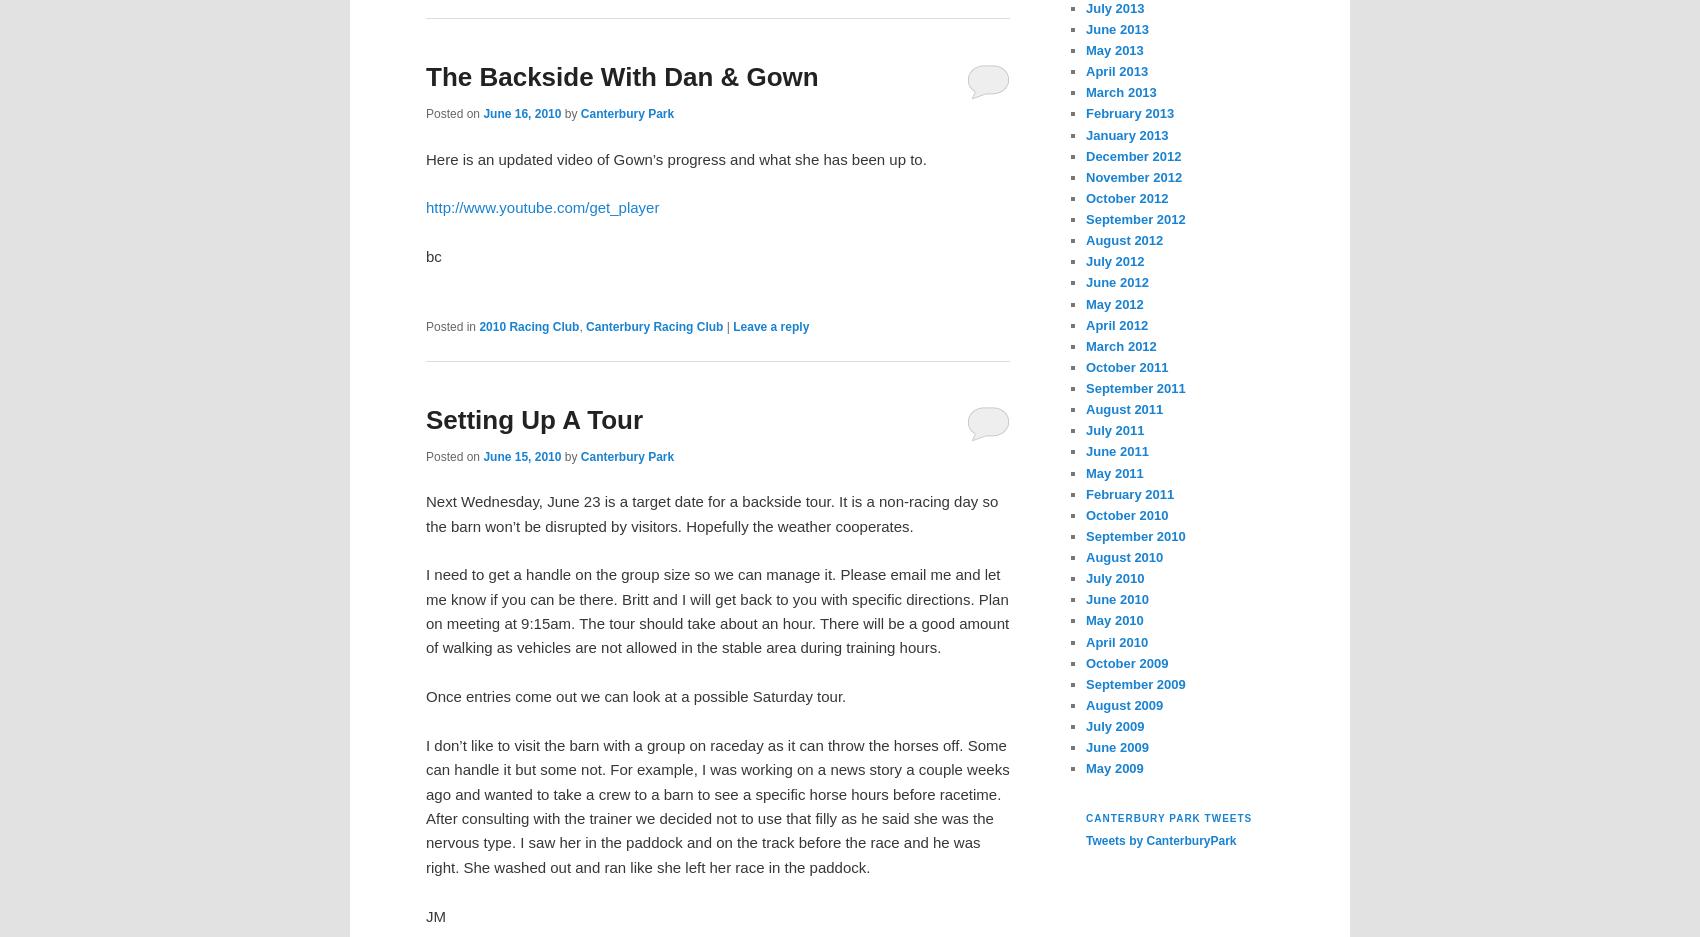  Describe the element at coordinates (1126, 197) in the screenshot. I see `'October 2012'` at that location.